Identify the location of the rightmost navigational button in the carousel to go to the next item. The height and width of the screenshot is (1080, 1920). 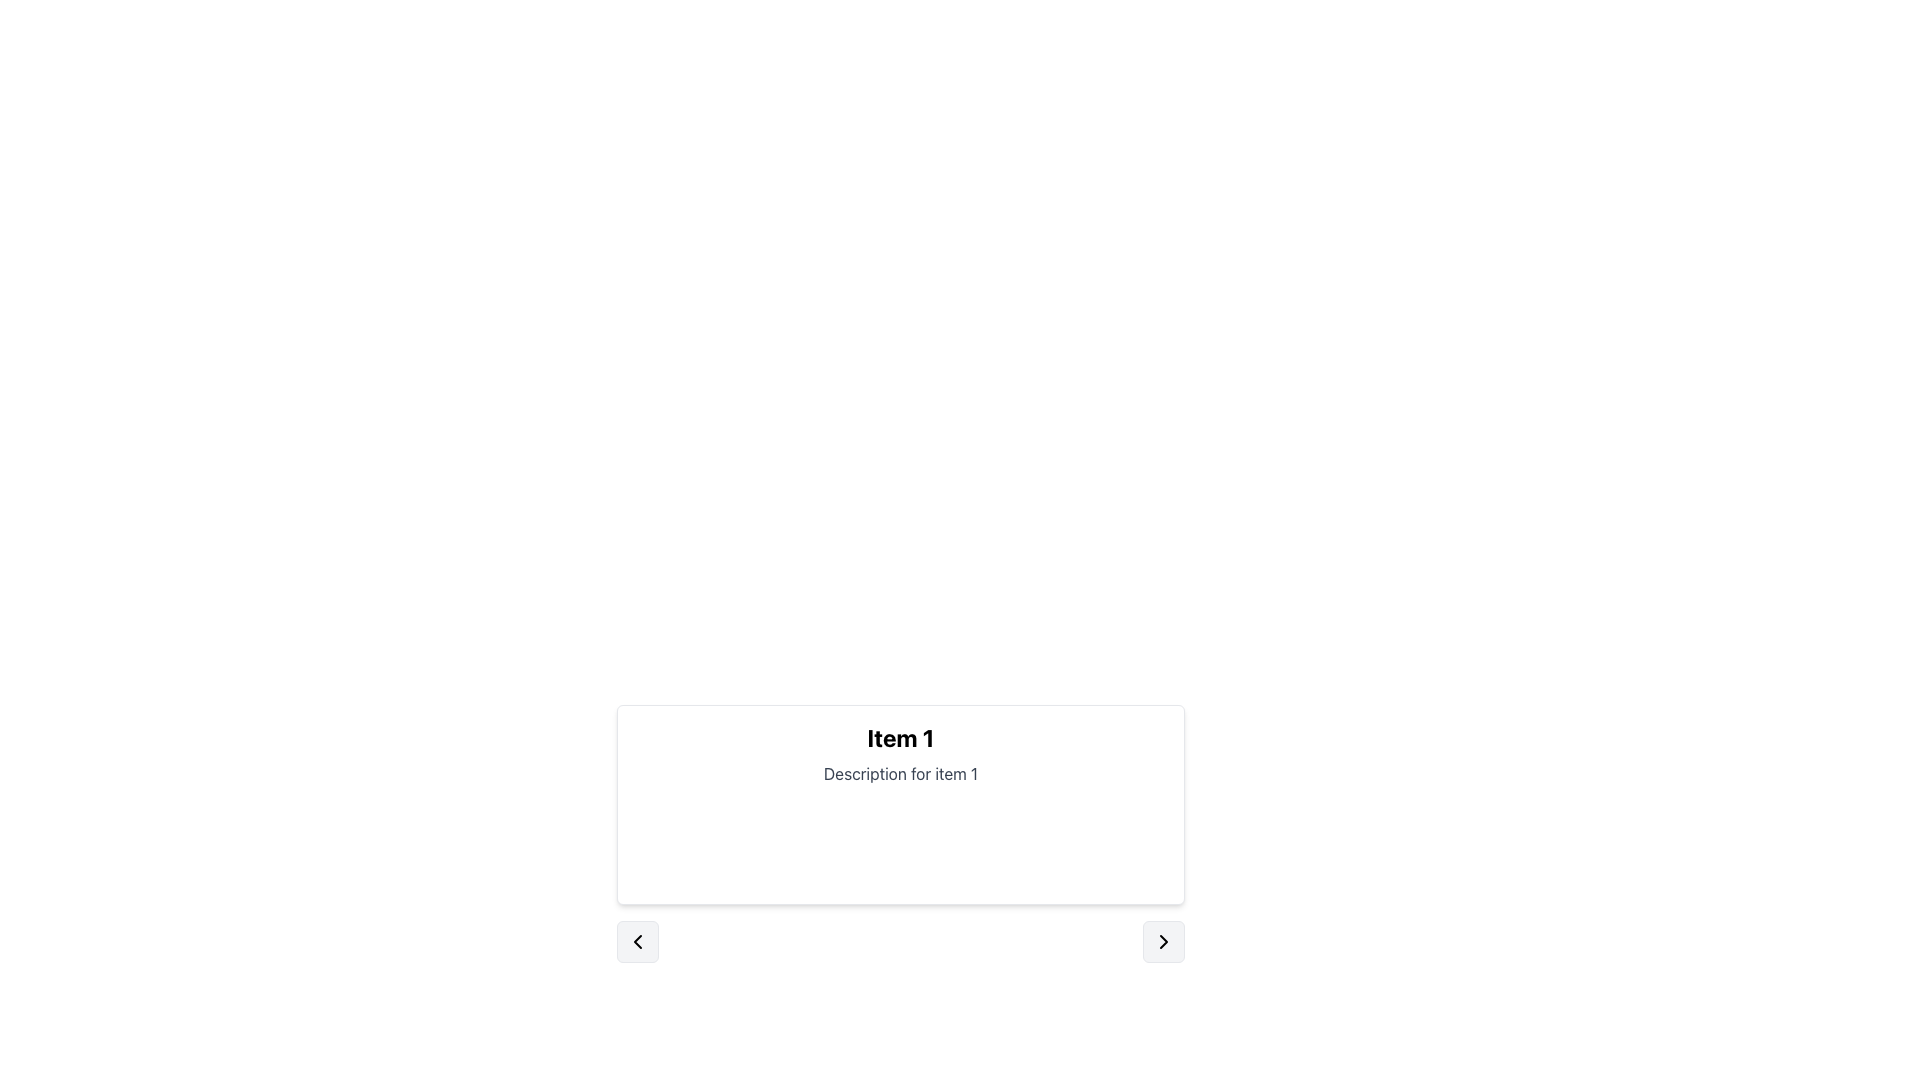
(1163, 941).